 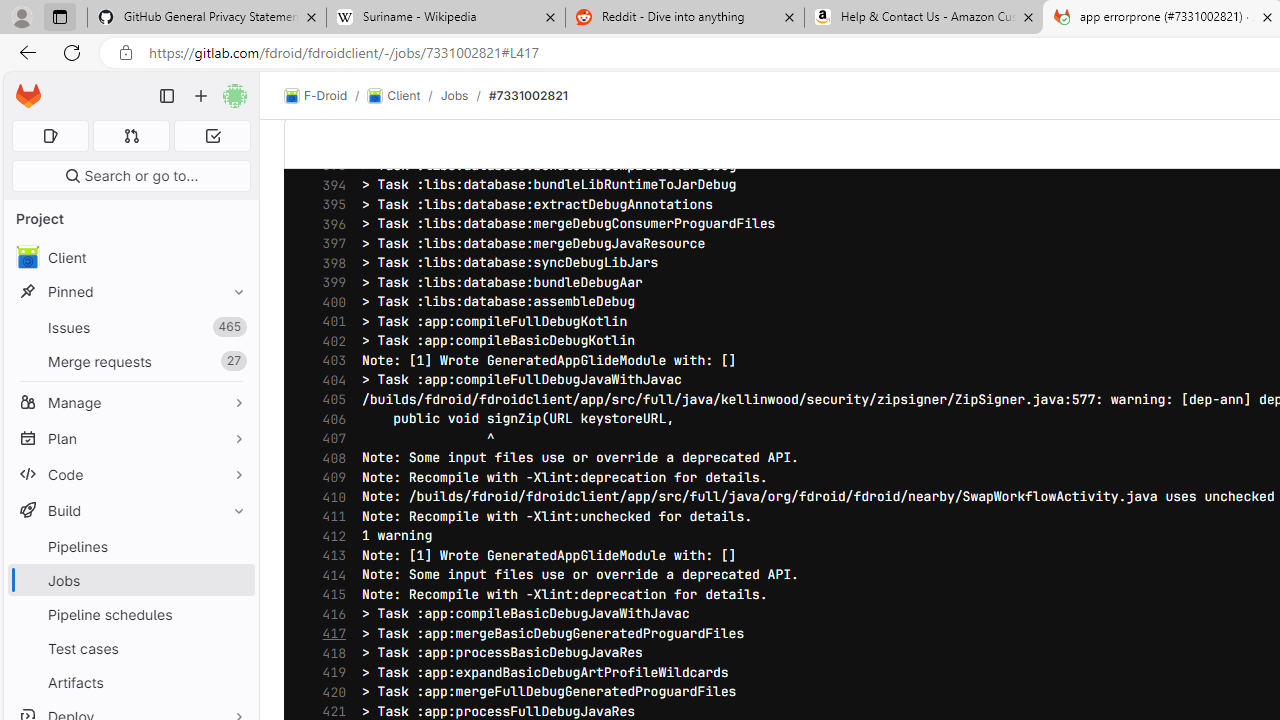 I want to click on '409', so click(x=329, y=478).